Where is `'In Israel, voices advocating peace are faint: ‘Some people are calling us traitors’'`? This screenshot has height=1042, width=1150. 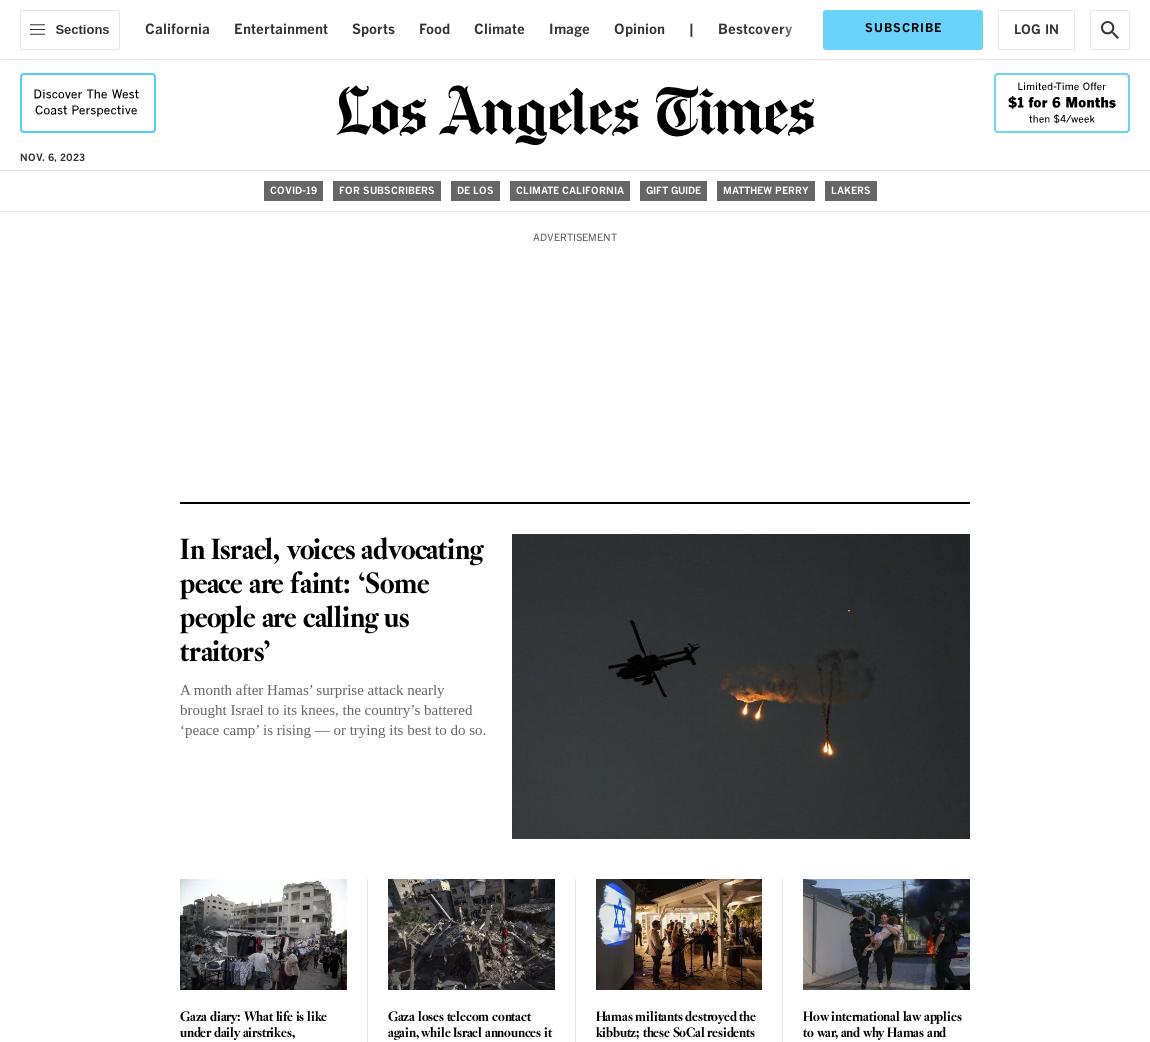
'In Israel, voices advocating peace are faint: ‘Some people are calling us traitors’' is located at coordinates (330, 600).